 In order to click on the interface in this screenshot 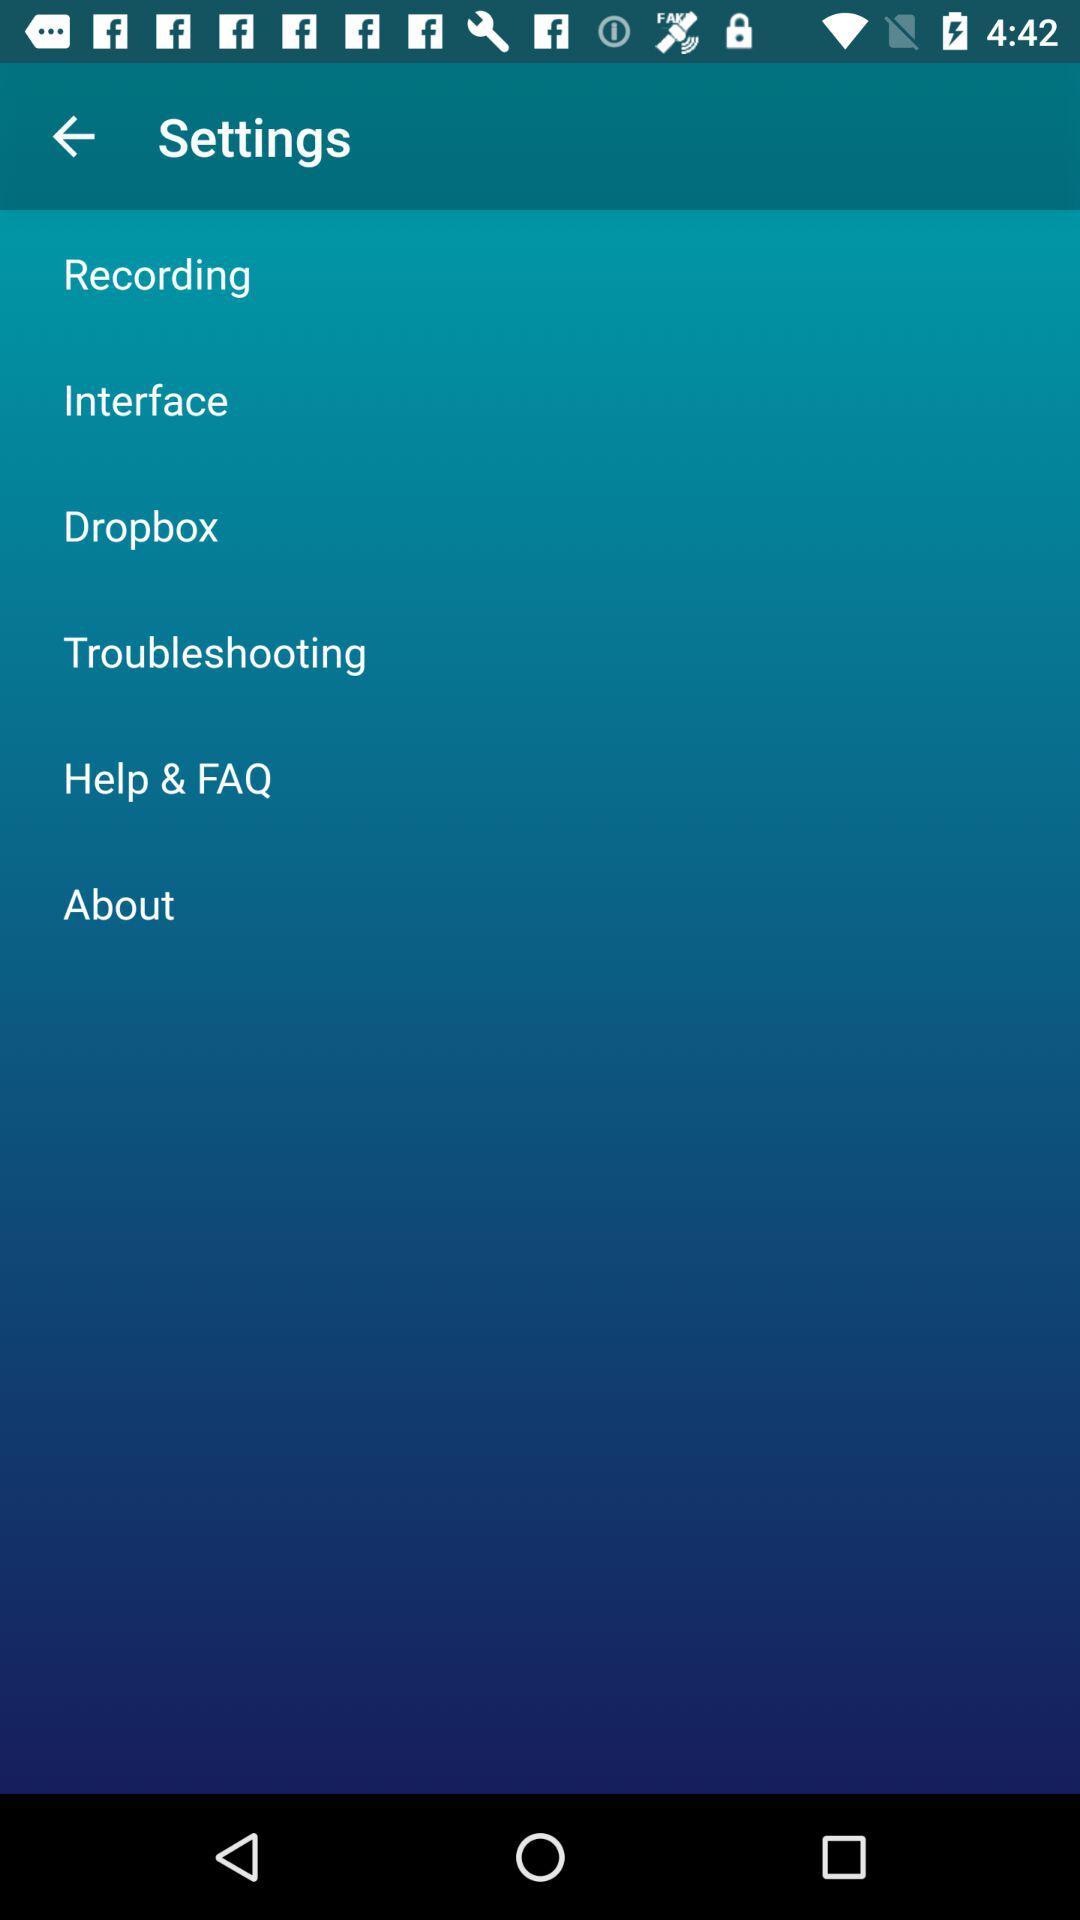, I will do `click(144, 398)`.